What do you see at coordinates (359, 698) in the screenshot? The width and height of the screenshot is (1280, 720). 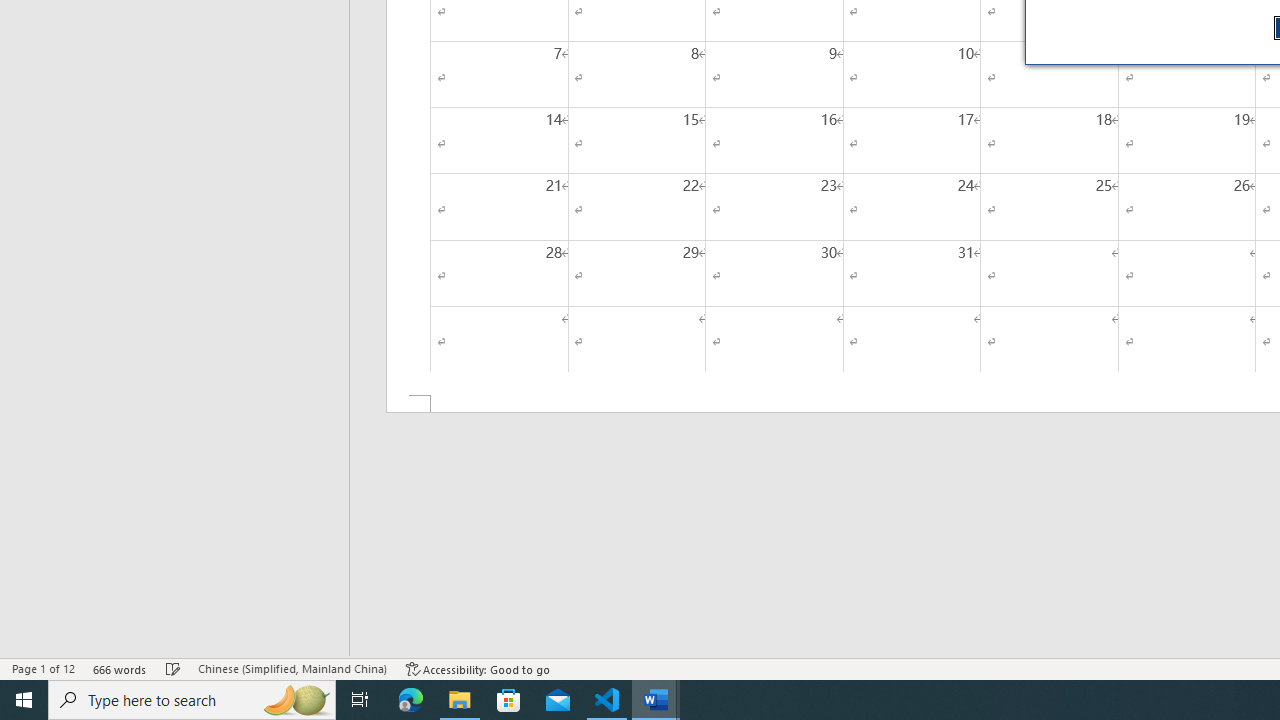 I see `'Task View'` at bounding box center [359, 698].